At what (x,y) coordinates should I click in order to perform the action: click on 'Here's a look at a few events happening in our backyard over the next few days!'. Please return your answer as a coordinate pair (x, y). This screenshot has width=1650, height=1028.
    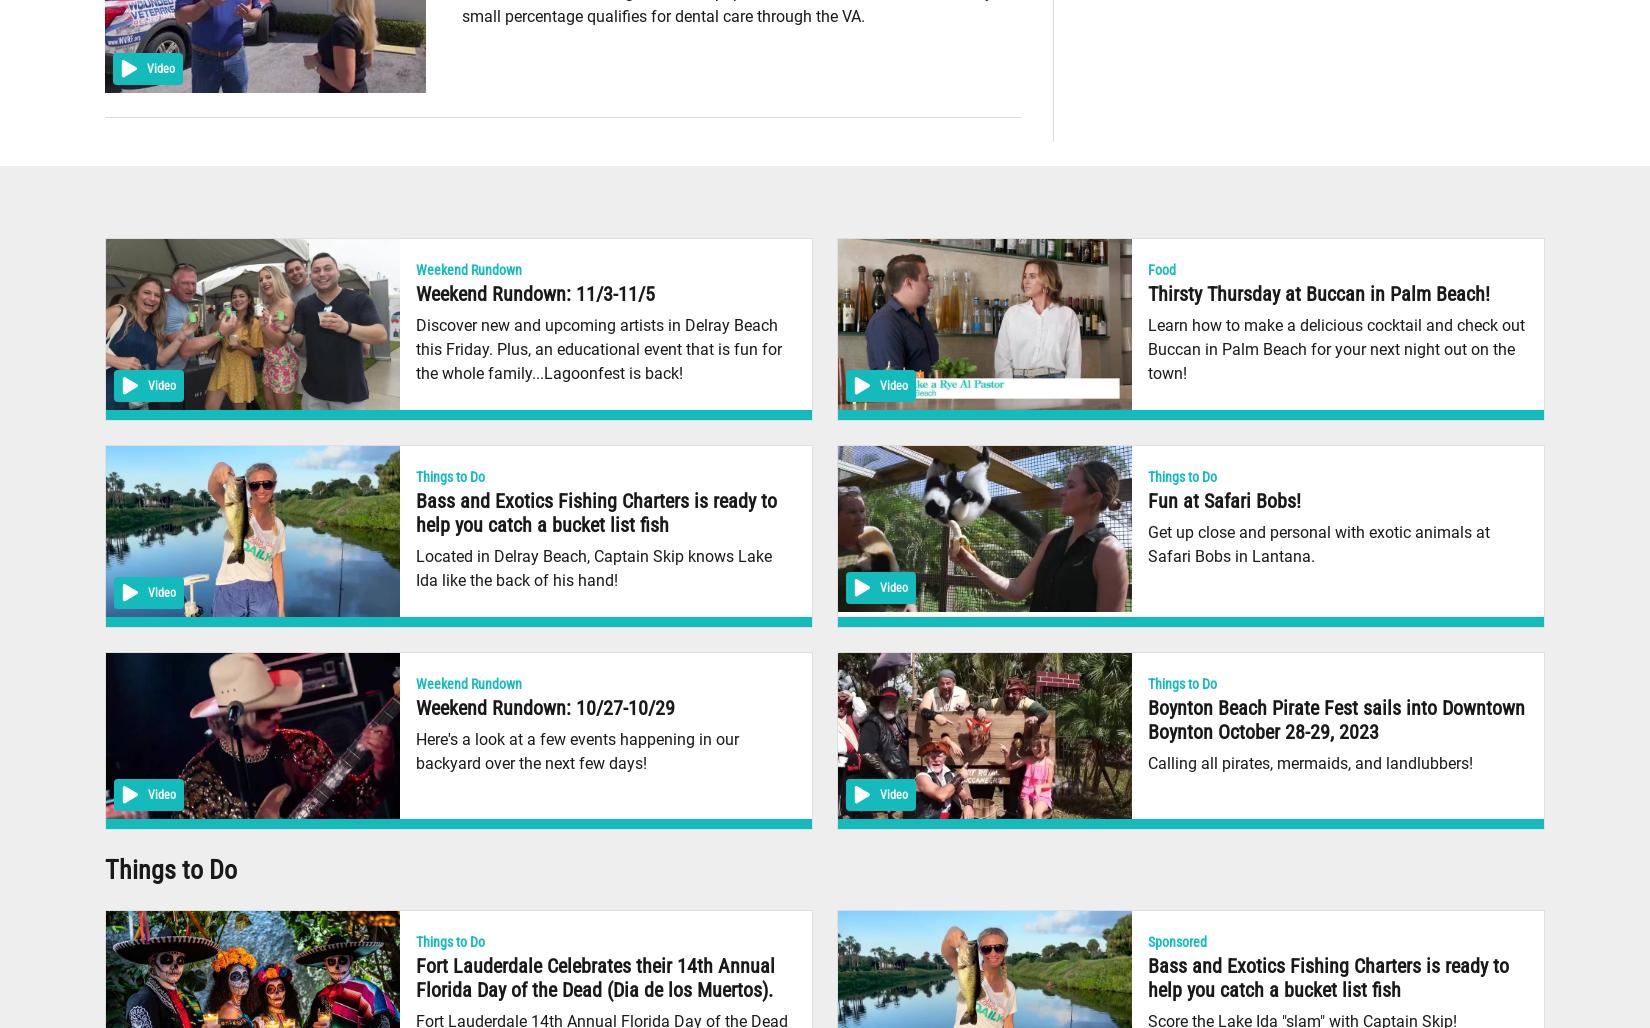
    Looking at the image, I should click on (576, 750).